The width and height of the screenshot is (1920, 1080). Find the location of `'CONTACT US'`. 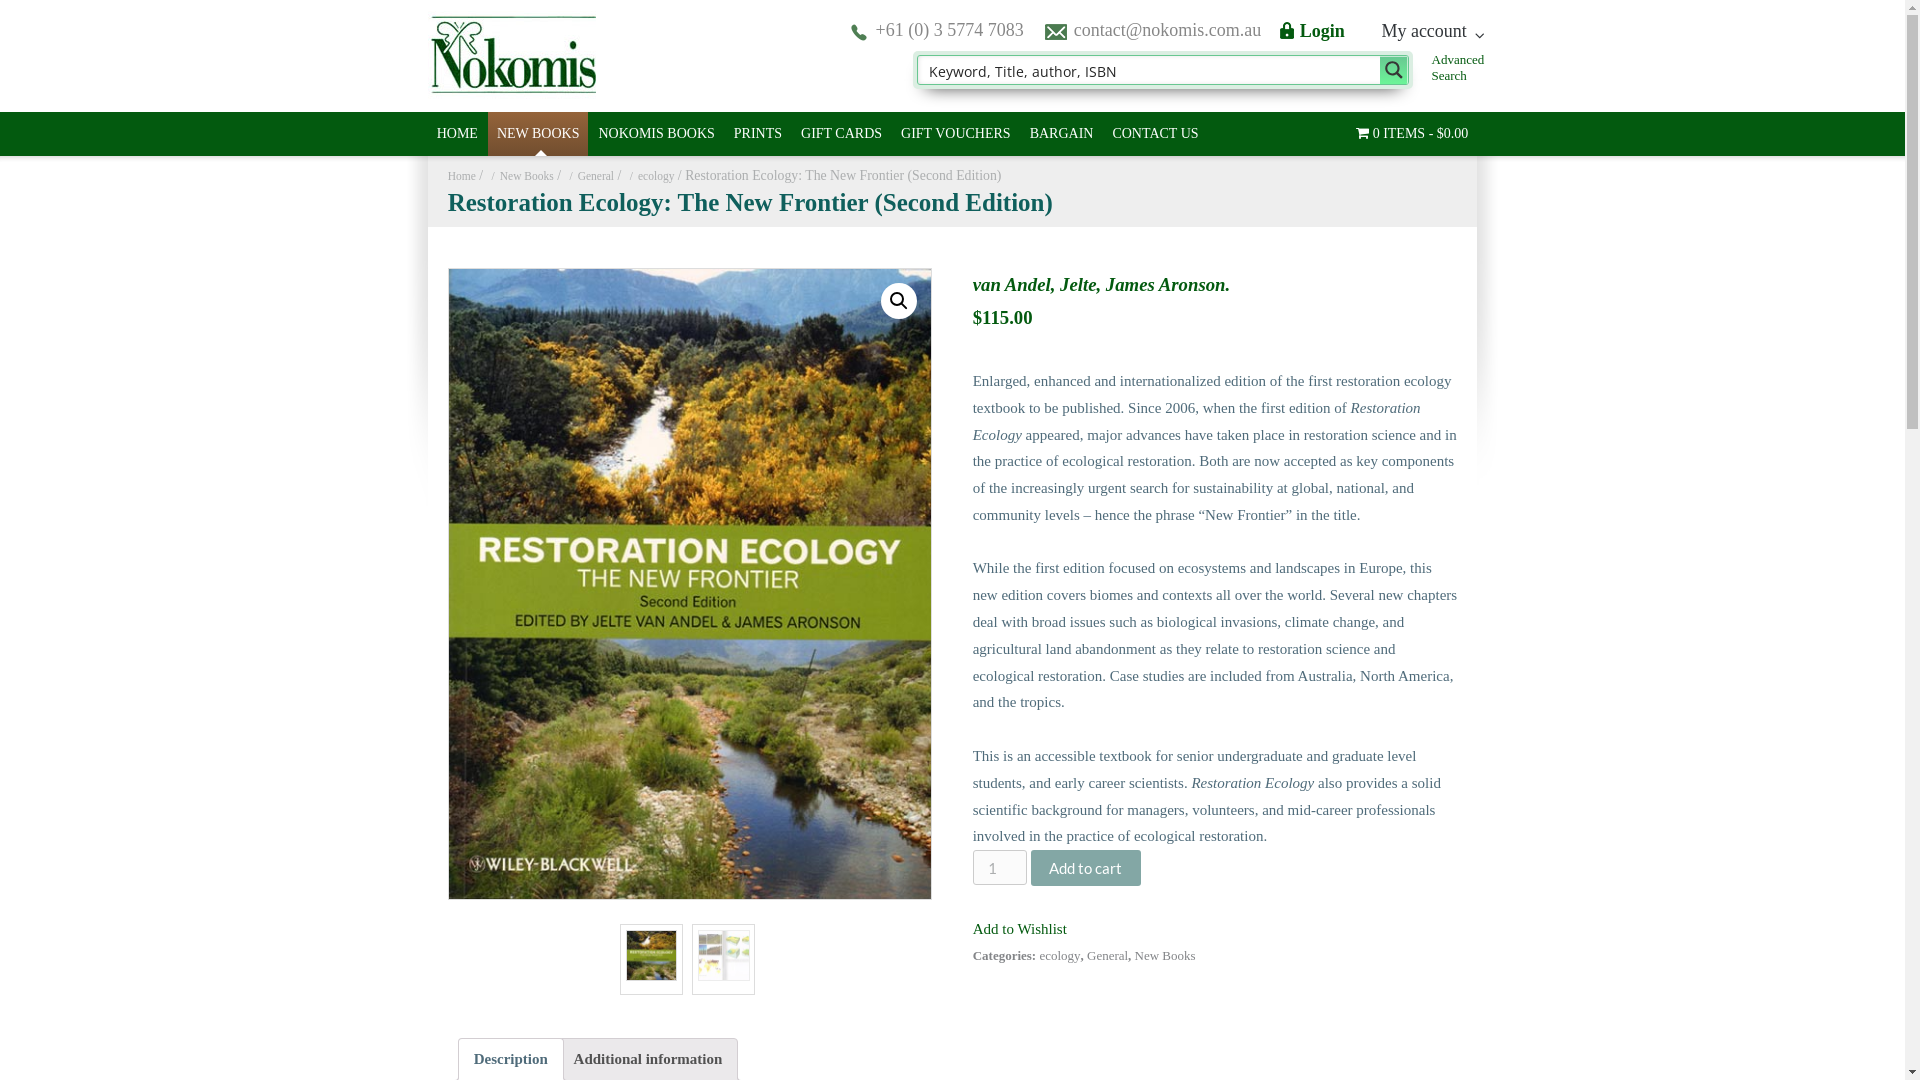

'CONTACT US' is located at coordinates (1155, 134).